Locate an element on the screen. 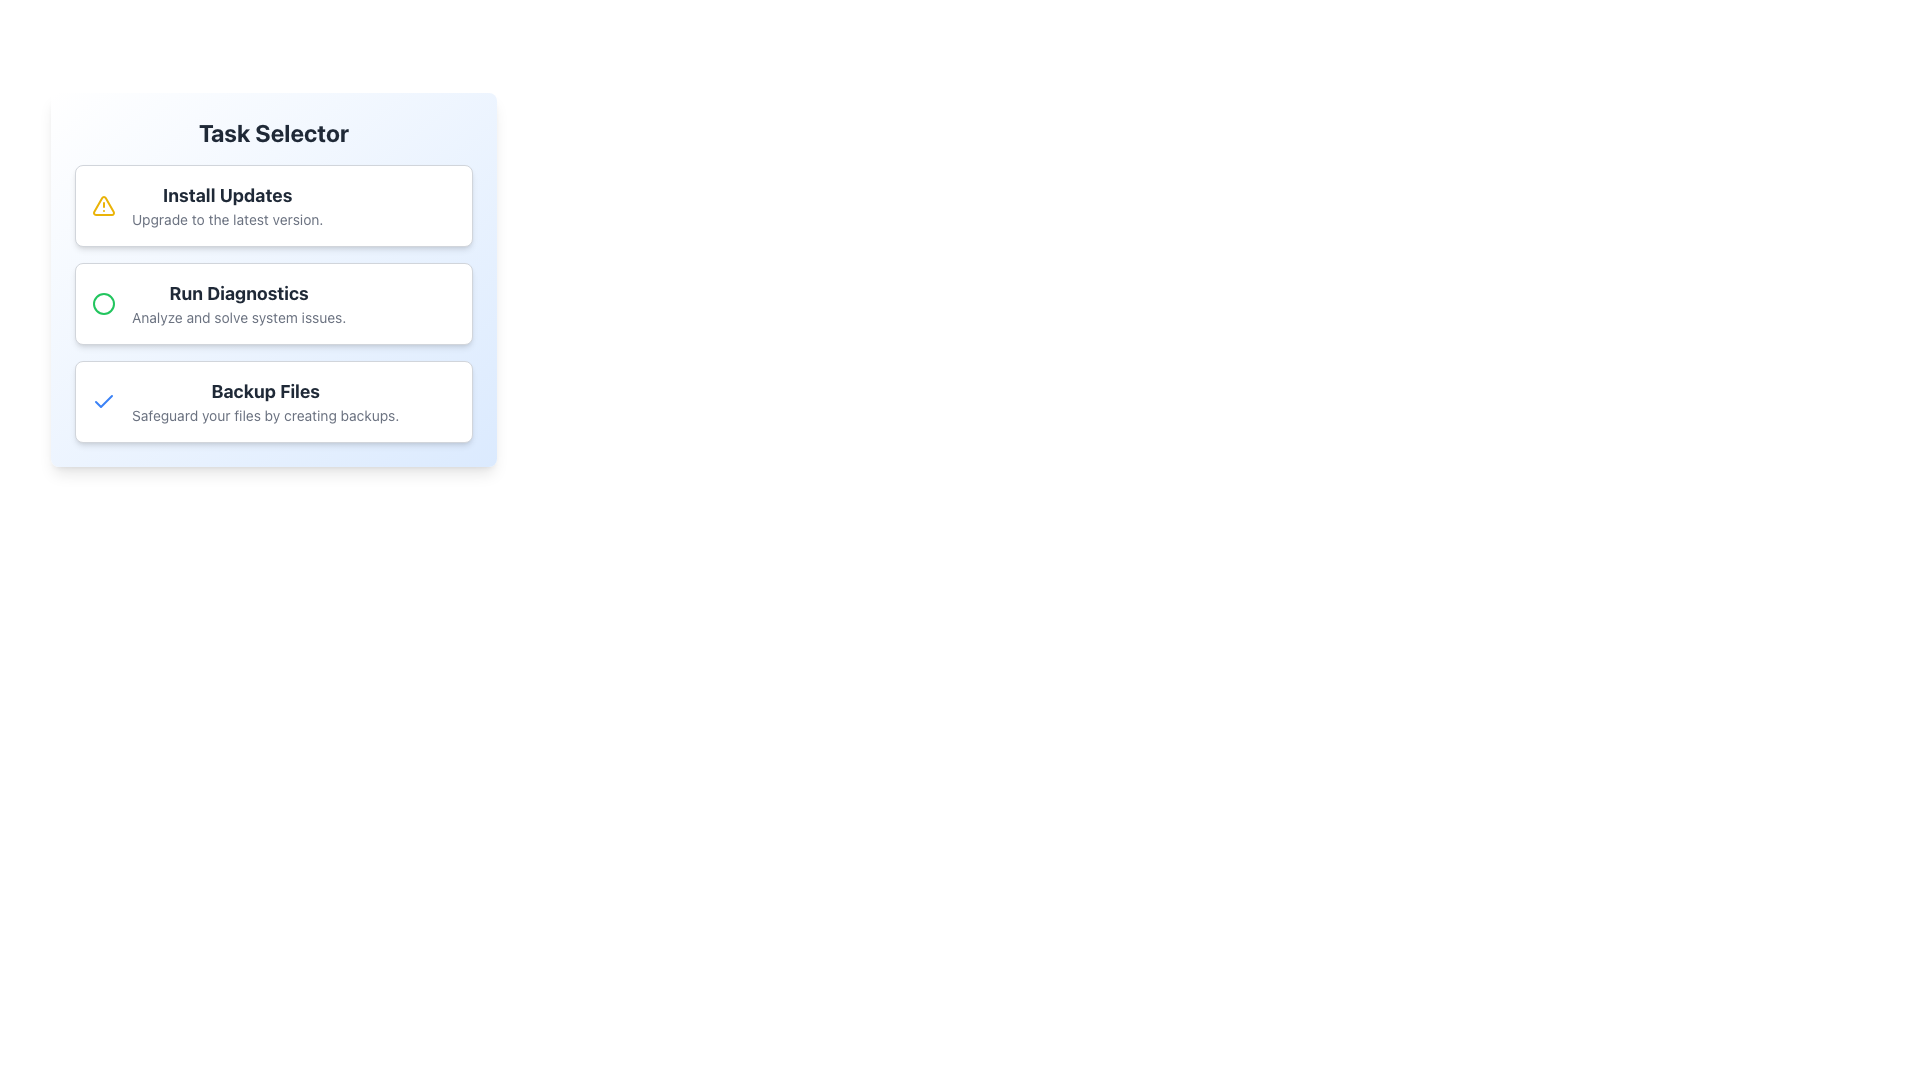 This screenshot has width=1920, height=1080. bold, large text 'Backup Files' located in the third selectable task option of the vertical list is located at coordinates (264, 392).